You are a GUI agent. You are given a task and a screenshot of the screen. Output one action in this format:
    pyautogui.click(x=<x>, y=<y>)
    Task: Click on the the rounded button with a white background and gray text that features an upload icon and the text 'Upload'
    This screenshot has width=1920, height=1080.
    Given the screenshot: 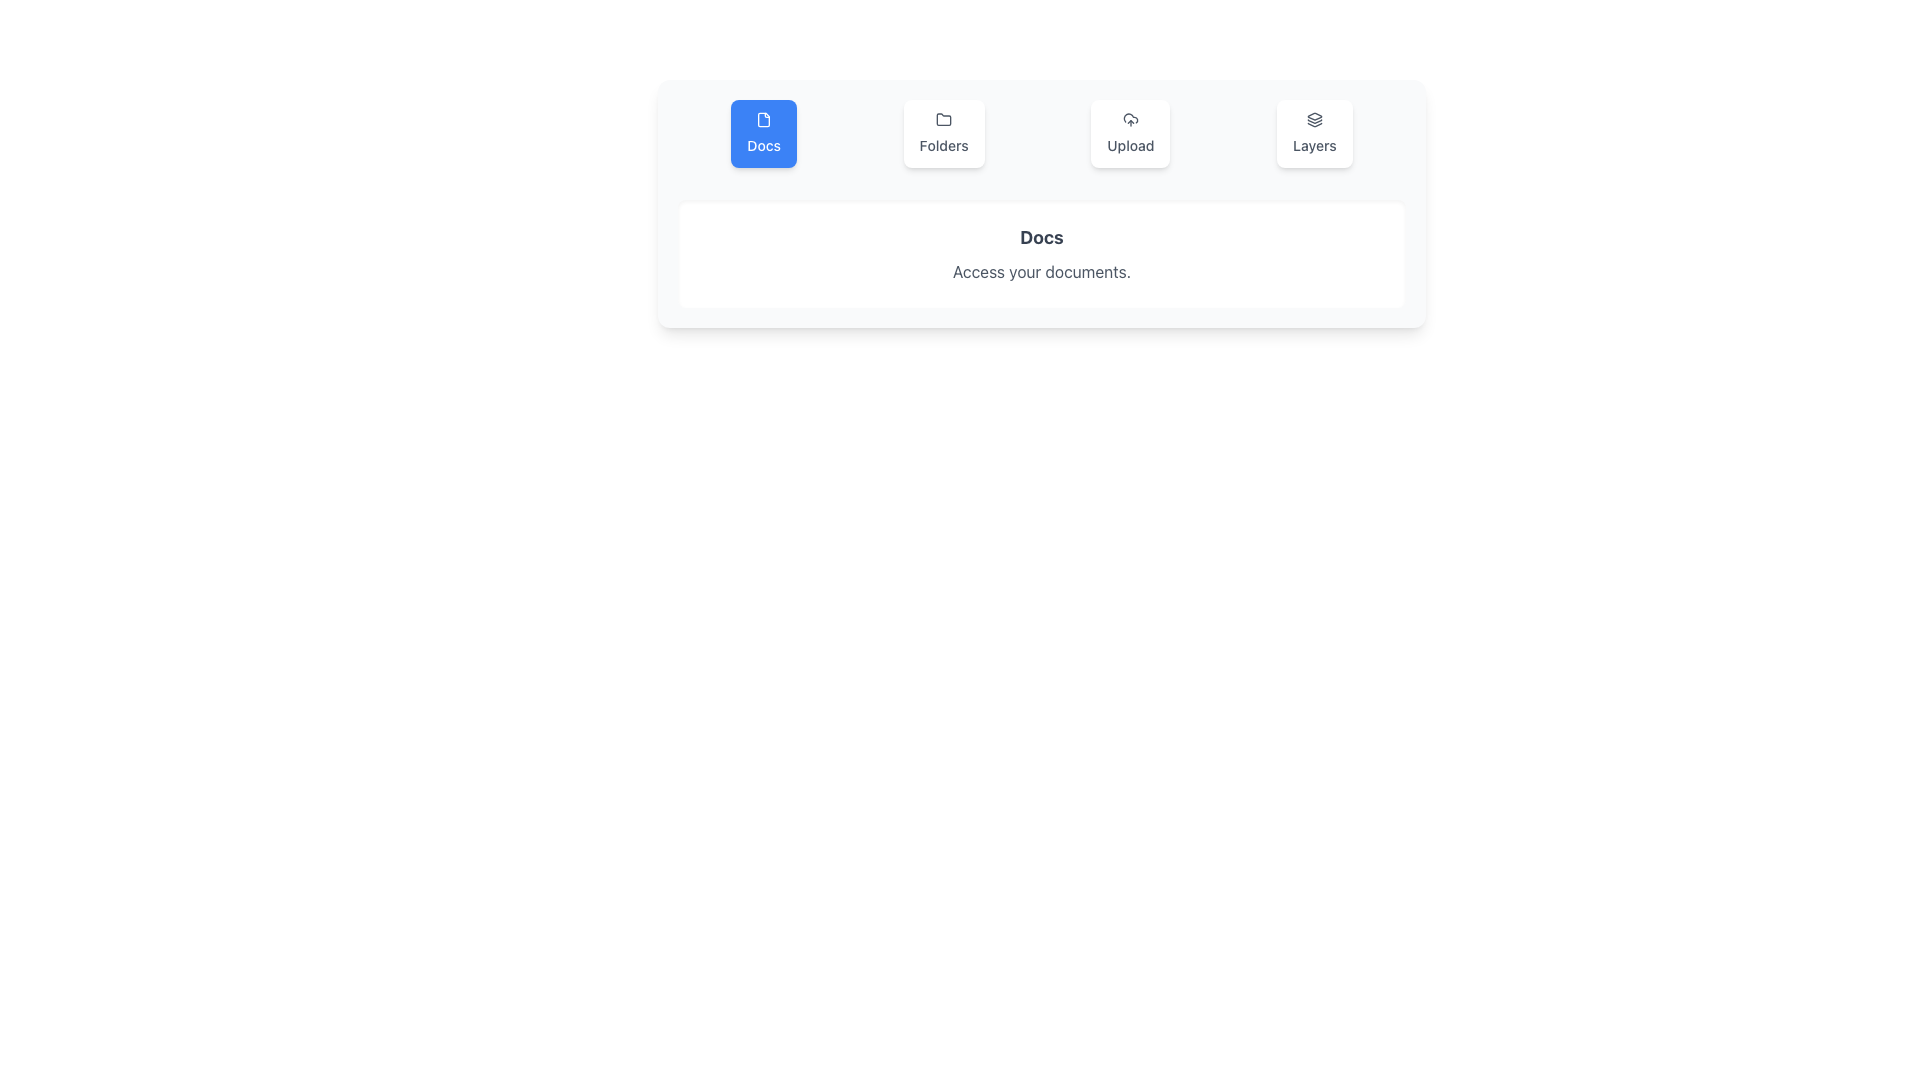 What is the action you would take?
    pyautogui.click(x=1130, y=134)
    